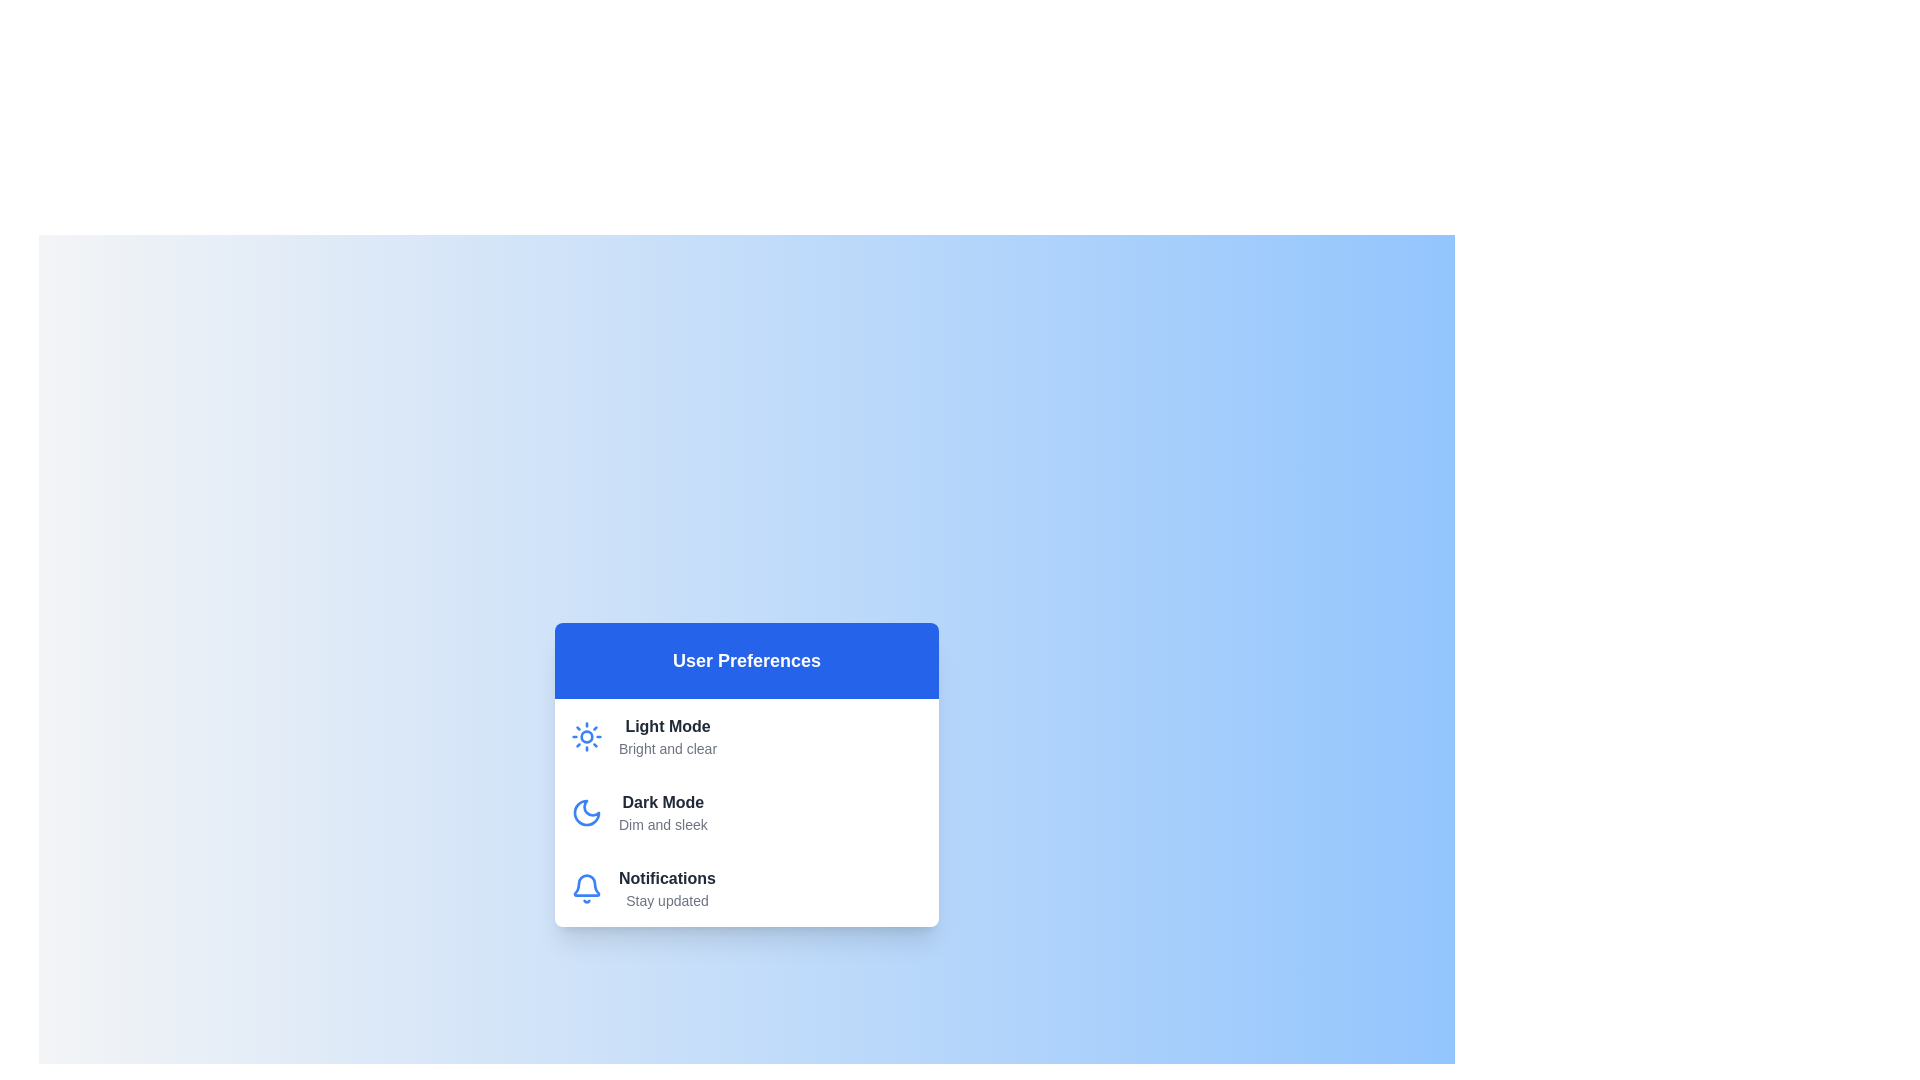 The width and height of the screenshot is (1920, 1080). I want to click on the theme Dark Mode to observe the hover effect, so click(746, 813).